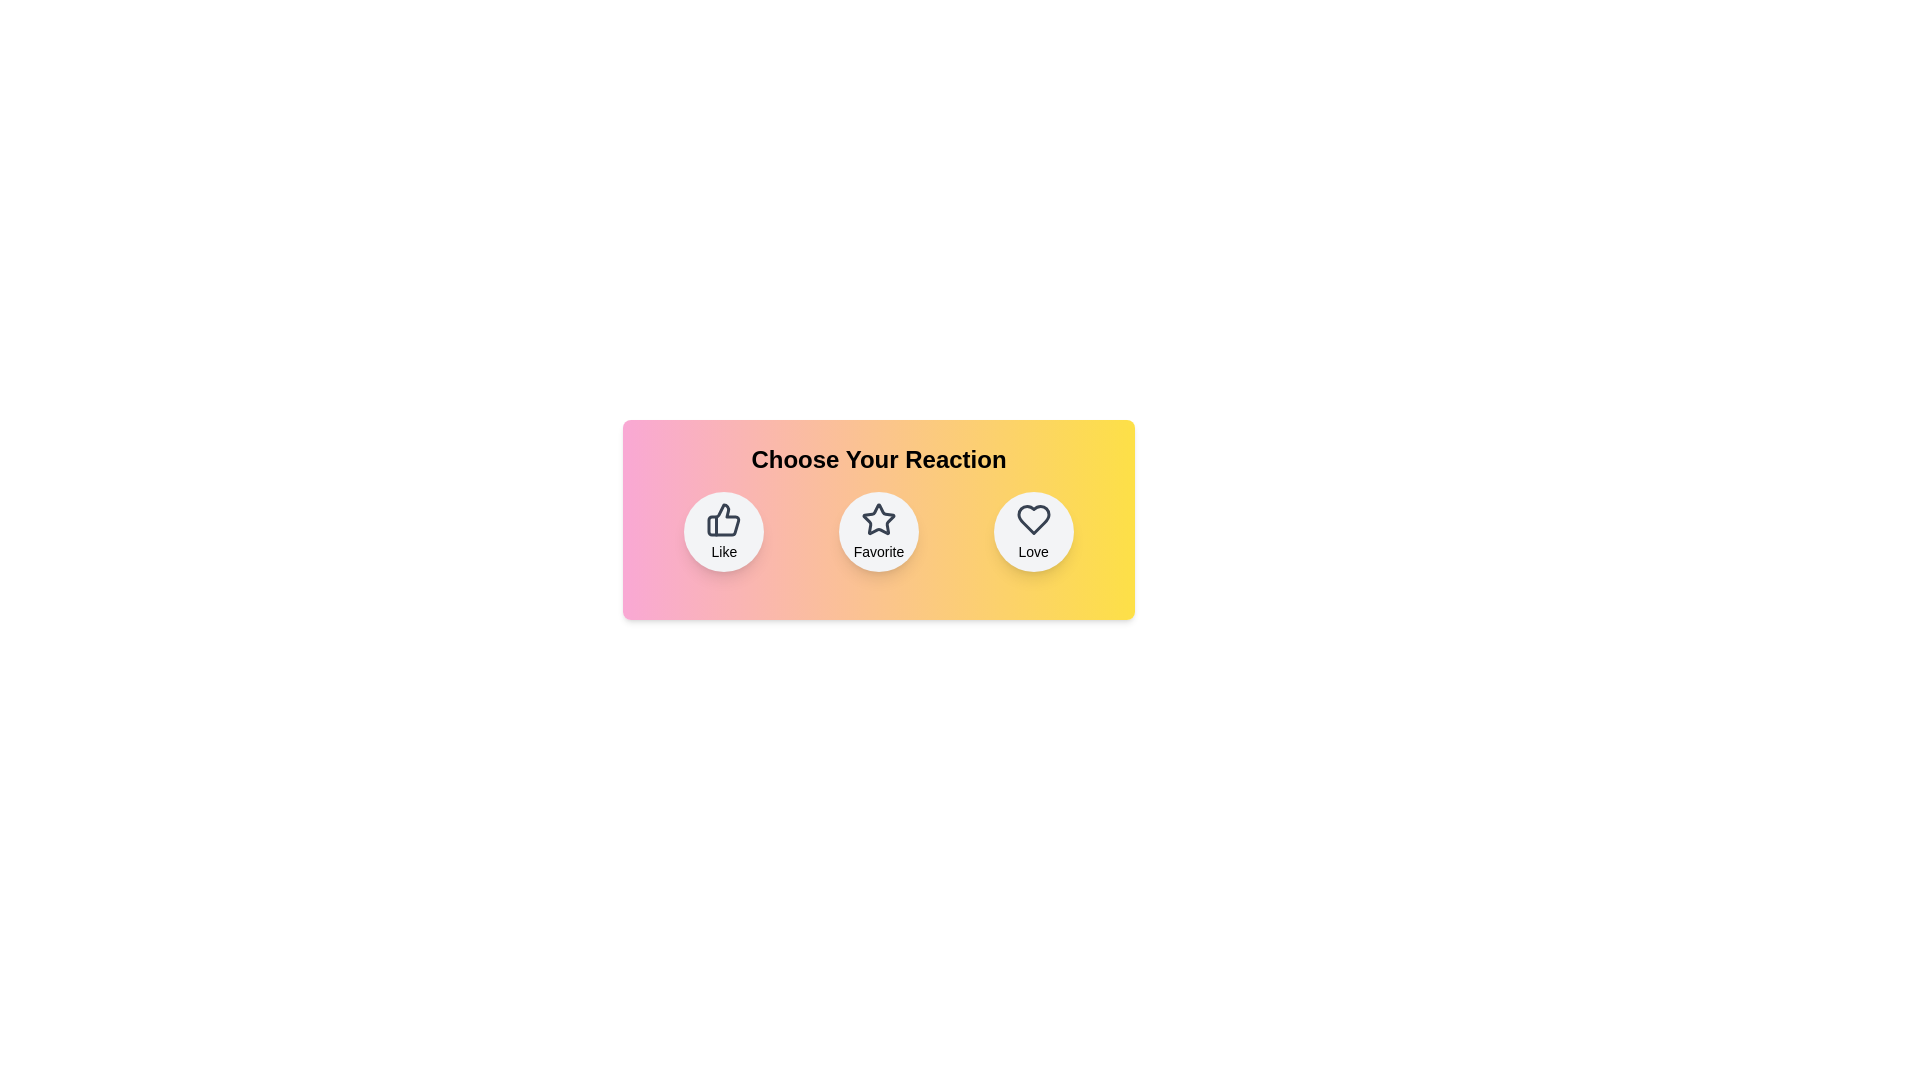 The image size is (1920, 1080). What do you see at coordinates (1033, 531) in the screenshot?
I see `the Love button to select the corresponding reaction` at bounding box center [1033, 531].